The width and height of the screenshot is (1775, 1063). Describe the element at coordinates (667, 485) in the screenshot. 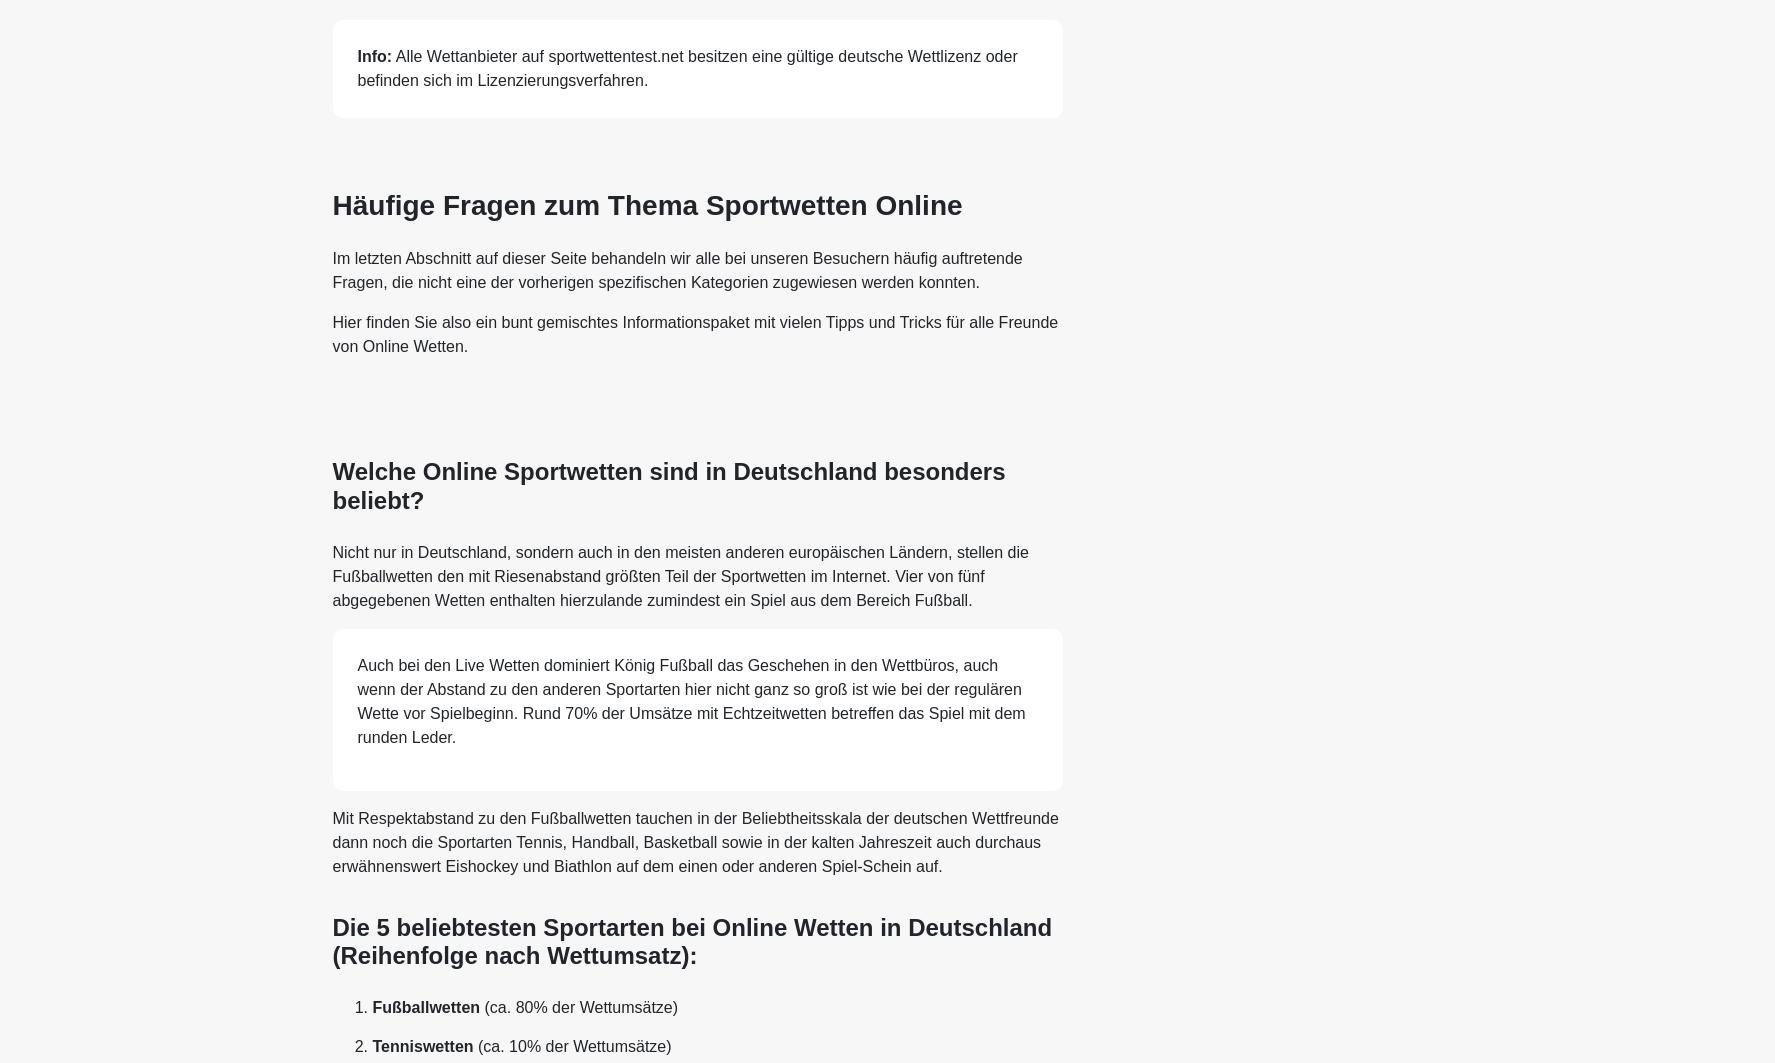

I see `'Welche Online Sportwetten sind in Deutschland besonders beliebt?'` at that location.